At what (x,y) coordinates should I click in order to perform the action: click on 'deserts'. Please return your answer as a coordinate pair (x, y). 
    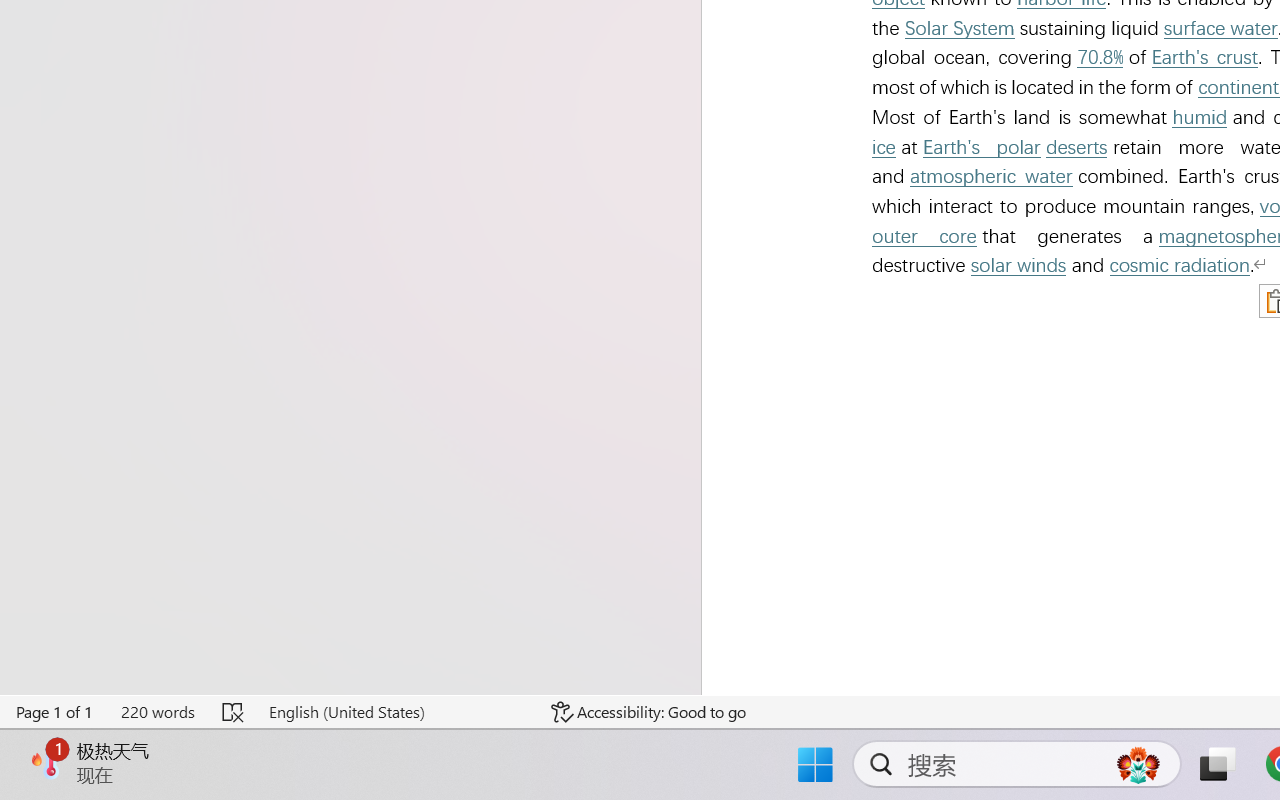
    Looking at the image, I should click on (1075, 147).